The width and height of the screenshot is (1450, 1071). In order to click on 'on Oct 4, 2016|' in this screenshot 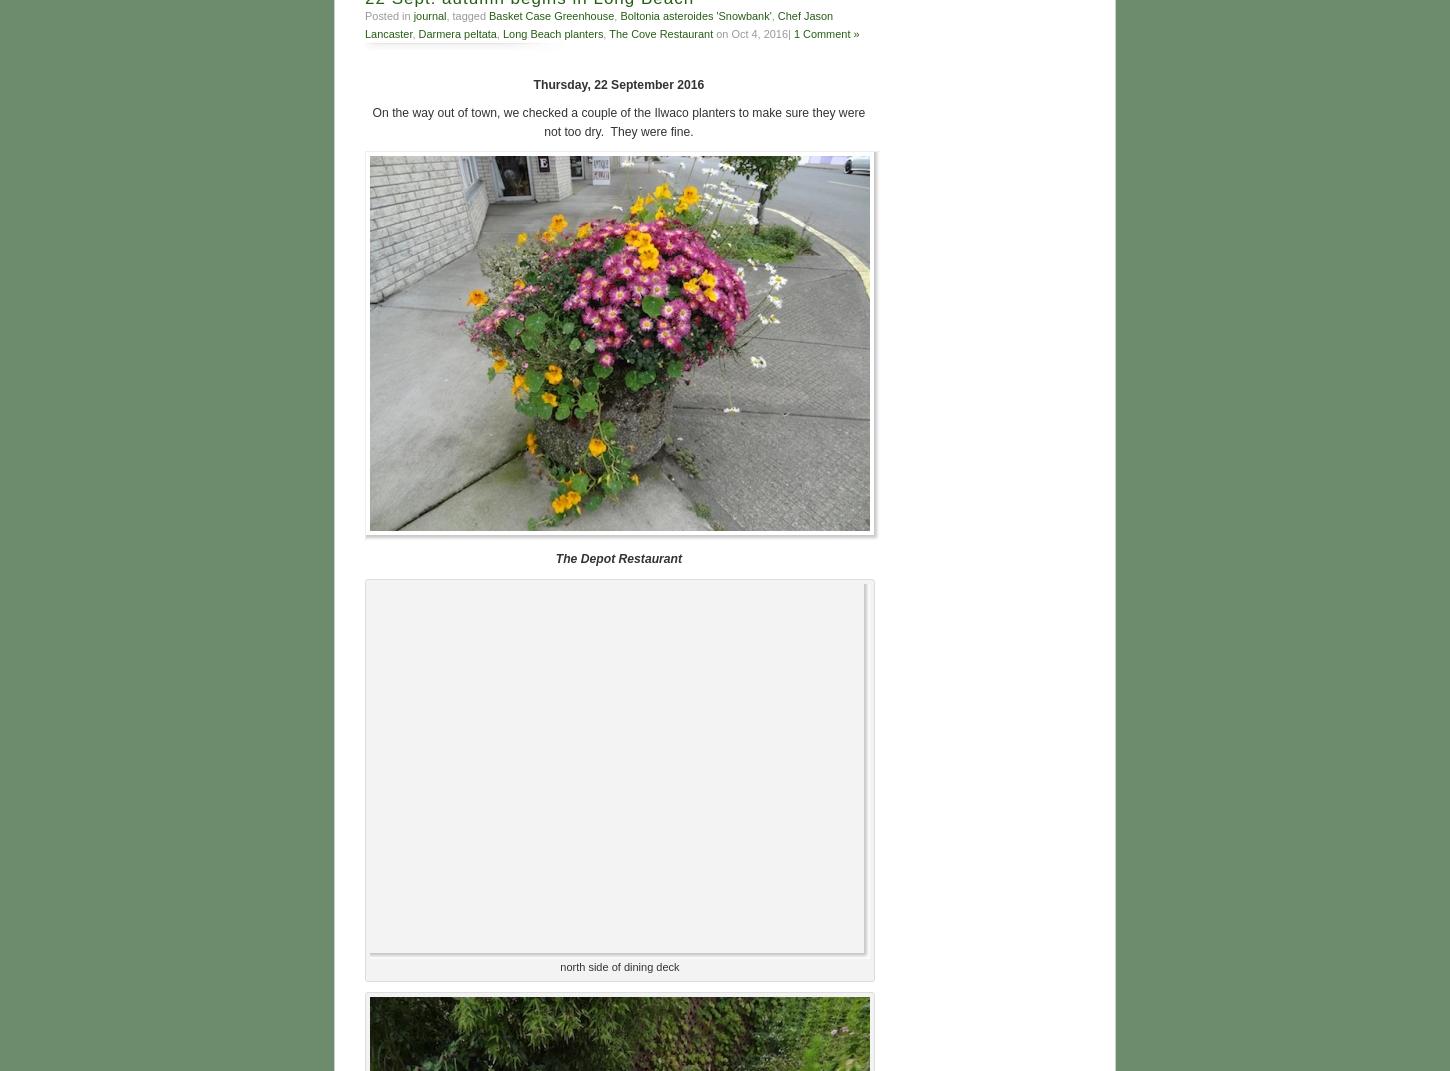, I will do `click(752, 31)`.